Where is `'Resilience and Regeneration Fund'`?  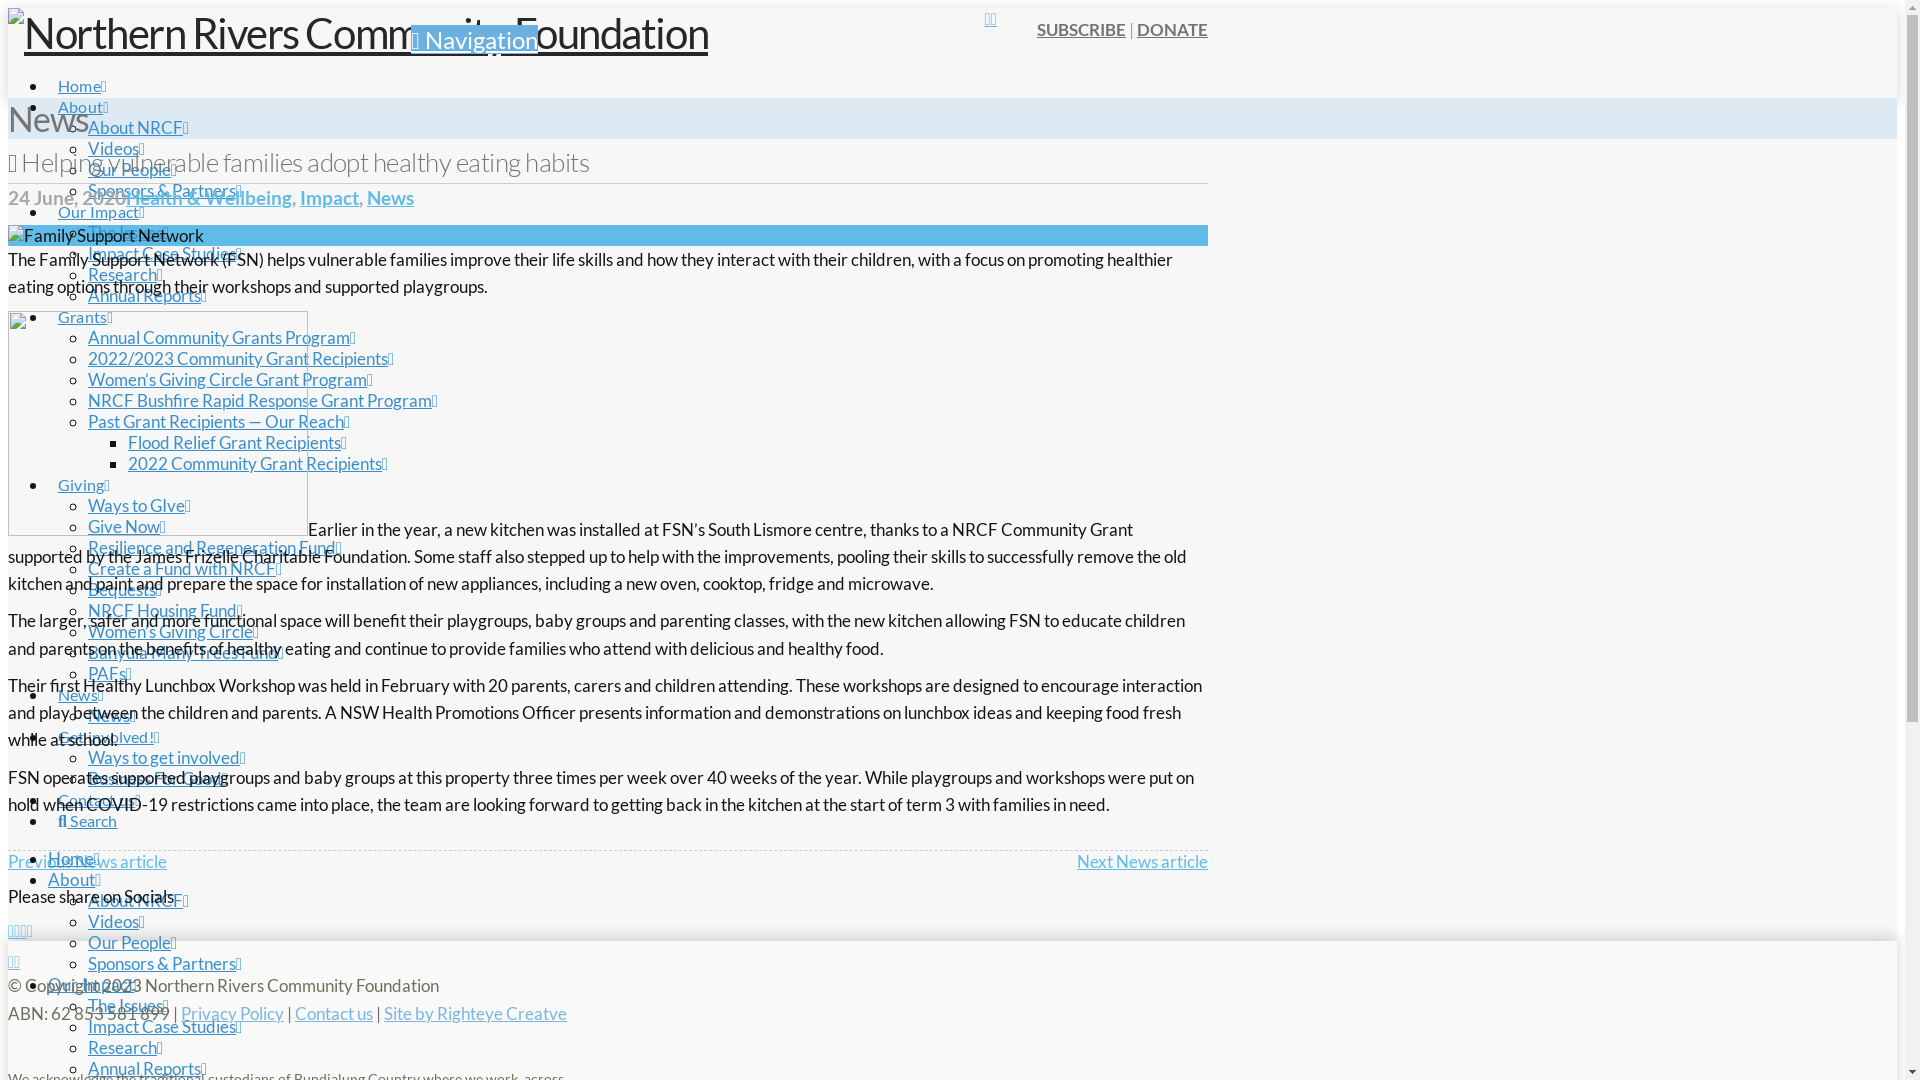
'Resilience and Regeneration Fund' is located at coordinates (215, 547).